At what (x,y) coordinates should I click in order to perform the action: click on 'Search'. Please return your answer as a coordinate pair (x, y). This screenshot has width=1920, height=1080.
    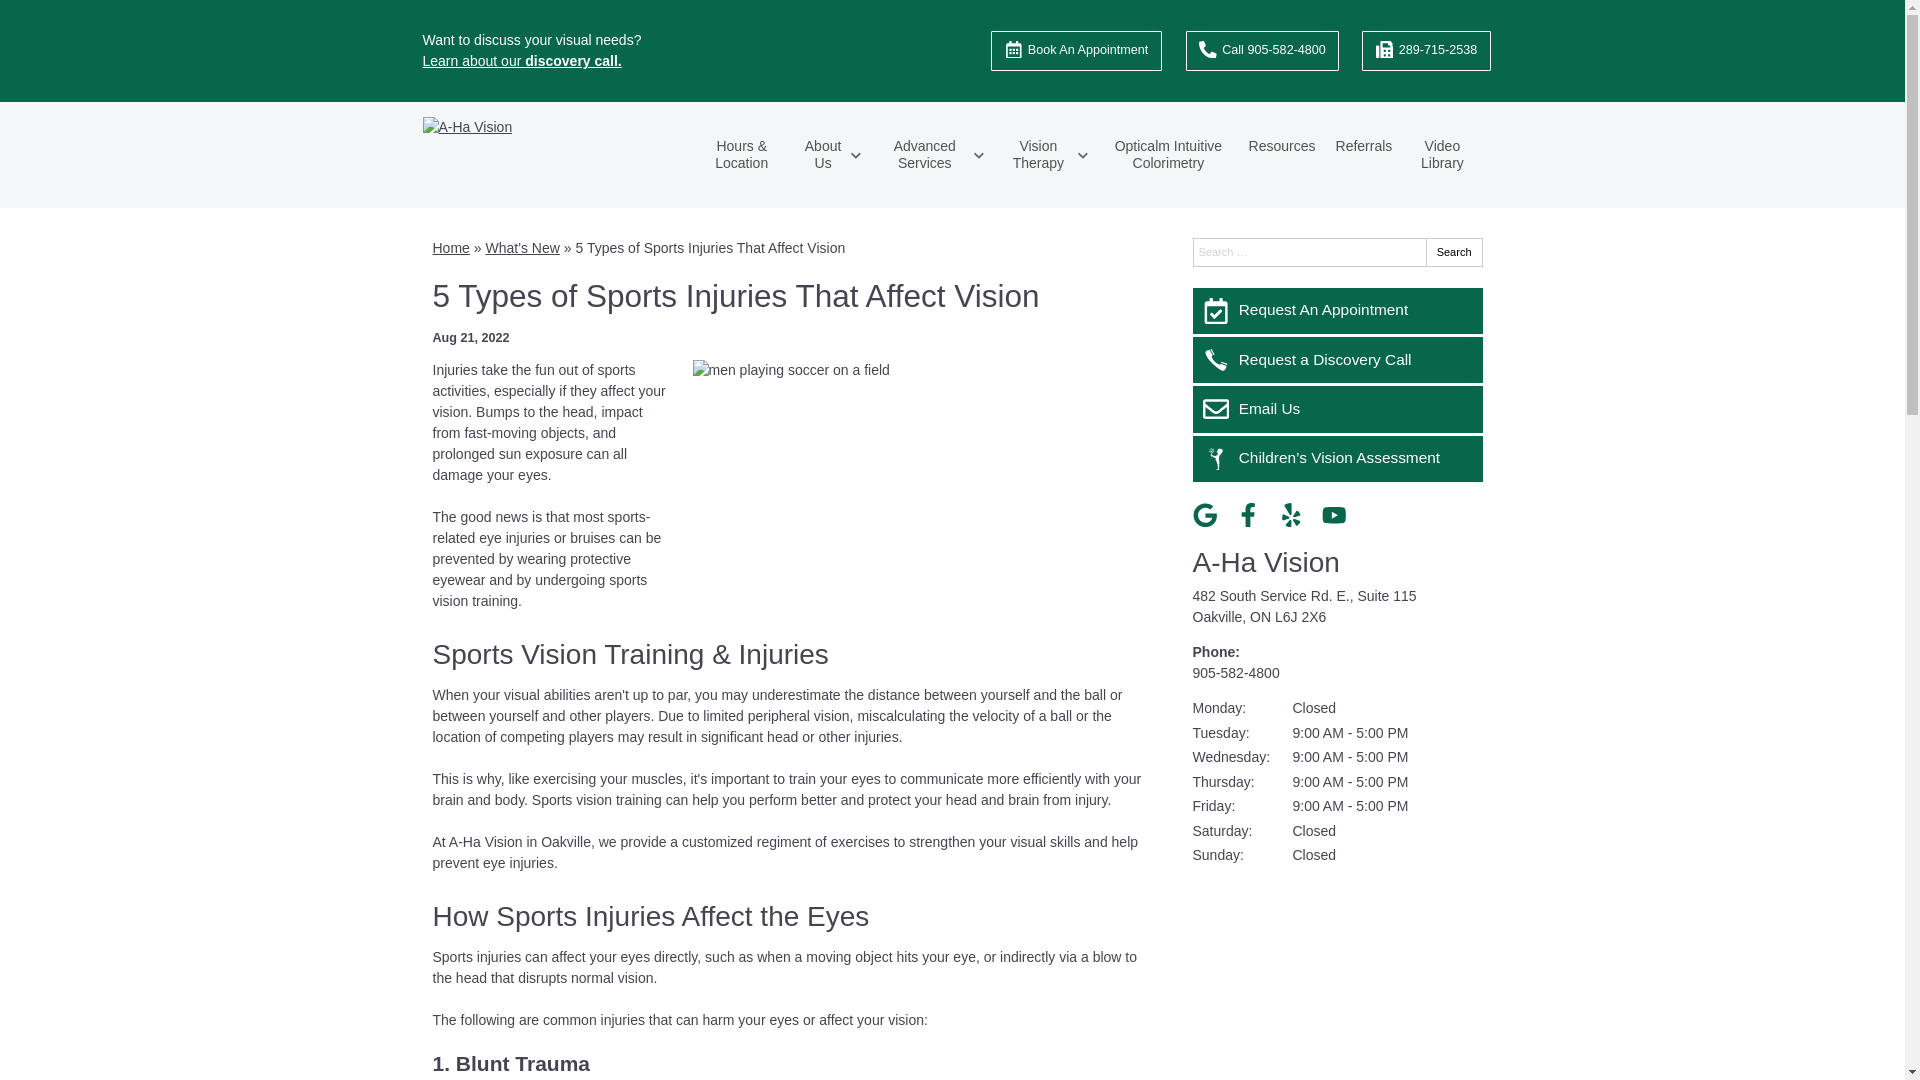
    Looking at the image, I should click on (1454, 251).